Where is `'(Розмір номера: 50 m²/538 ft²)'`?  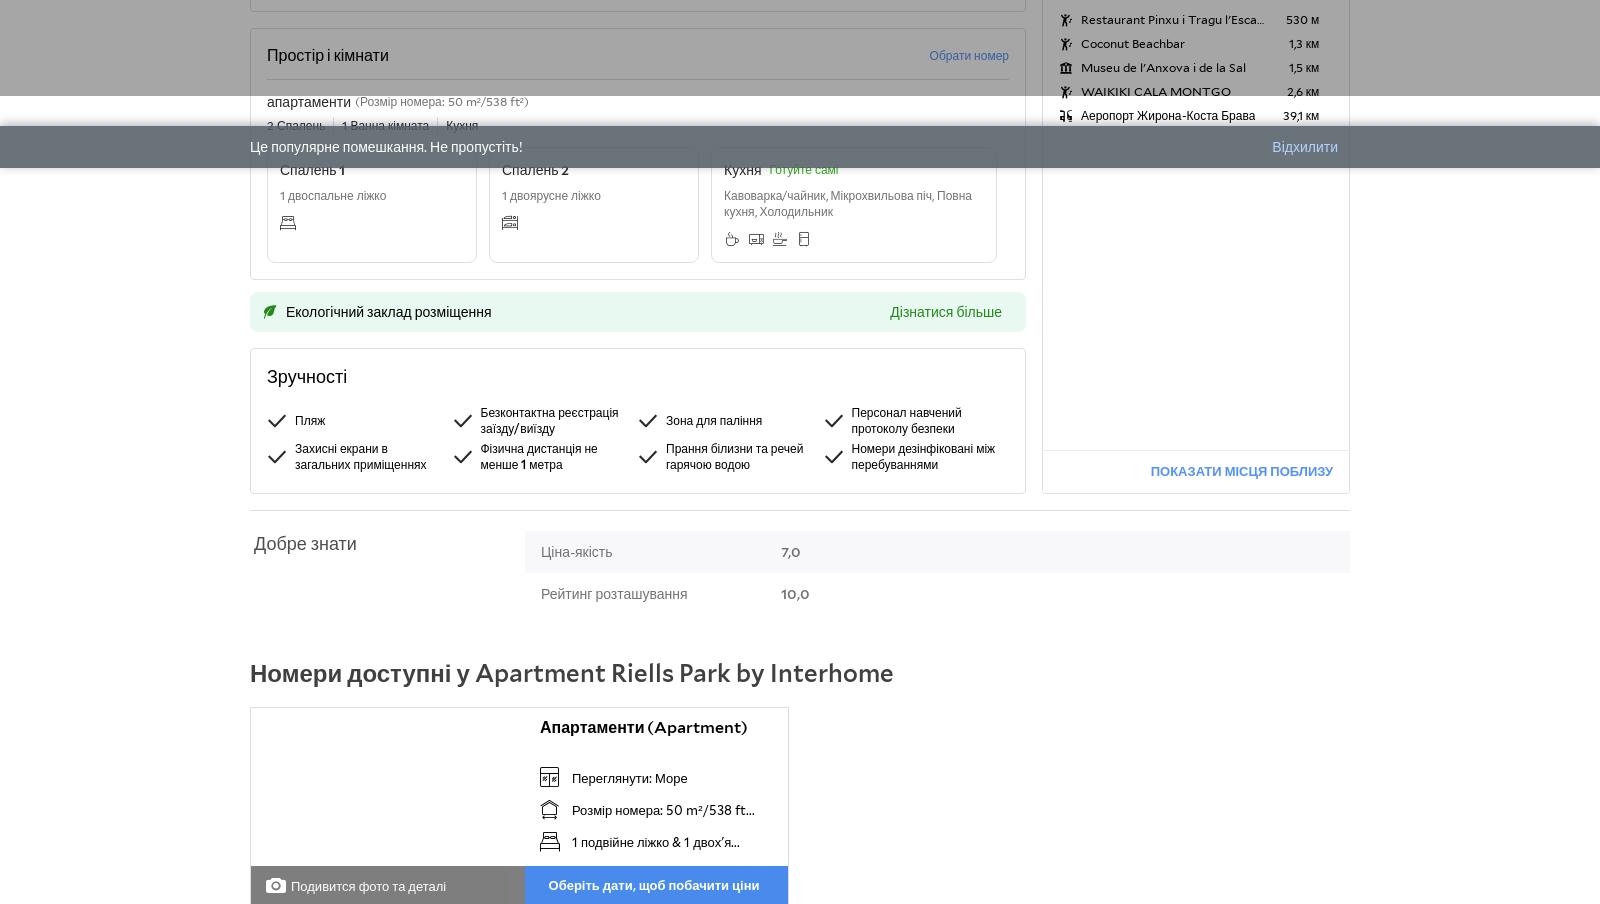
'(Розмір номера: 50 m²/538 ft²)' is located at coordinates (440, 101).